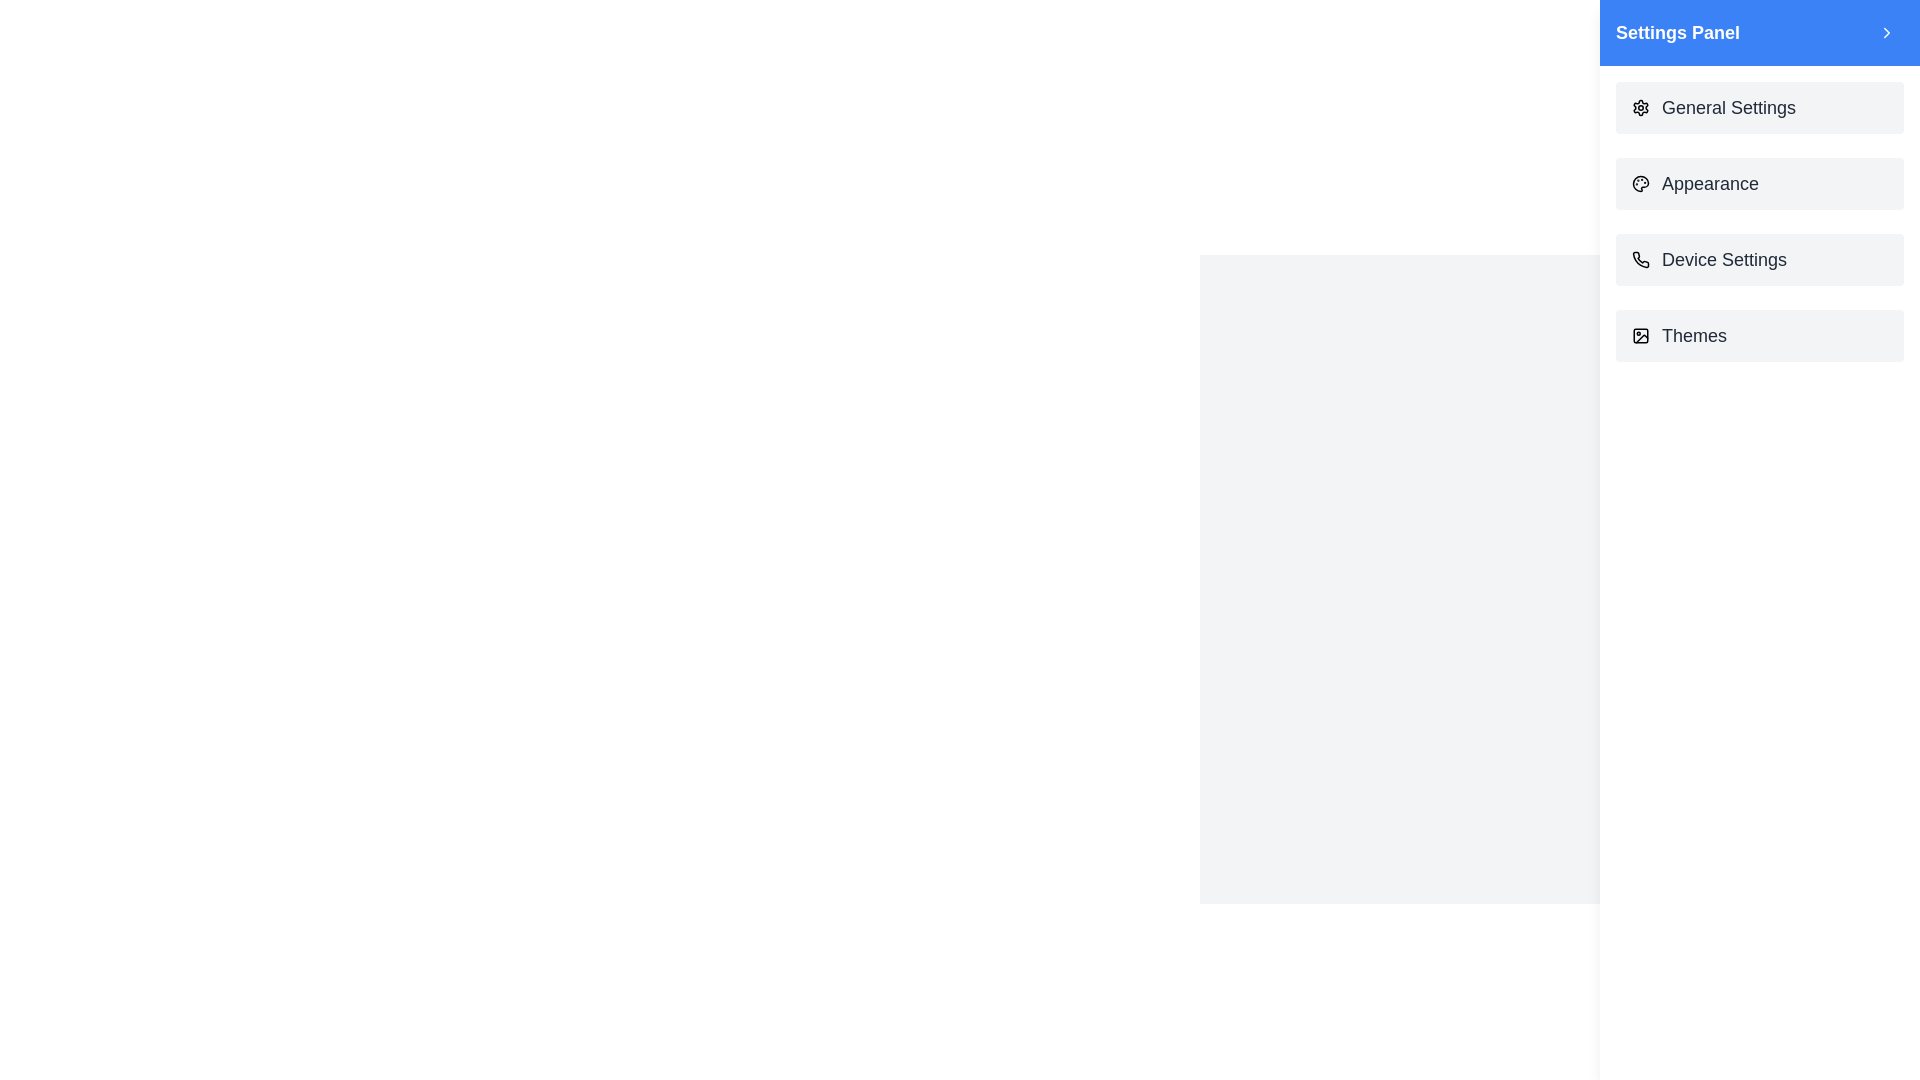 This screenshot has height=1080, width=1920. What do you see at coordinates (1885, 33) in the screenshot?
I see `the Chevron Icon located in the top-right corner of the blue header within the 'Settings Panel' sidebar, adjacent to the title text 'Settings Panel.'` at bounding box center [1885, 33].